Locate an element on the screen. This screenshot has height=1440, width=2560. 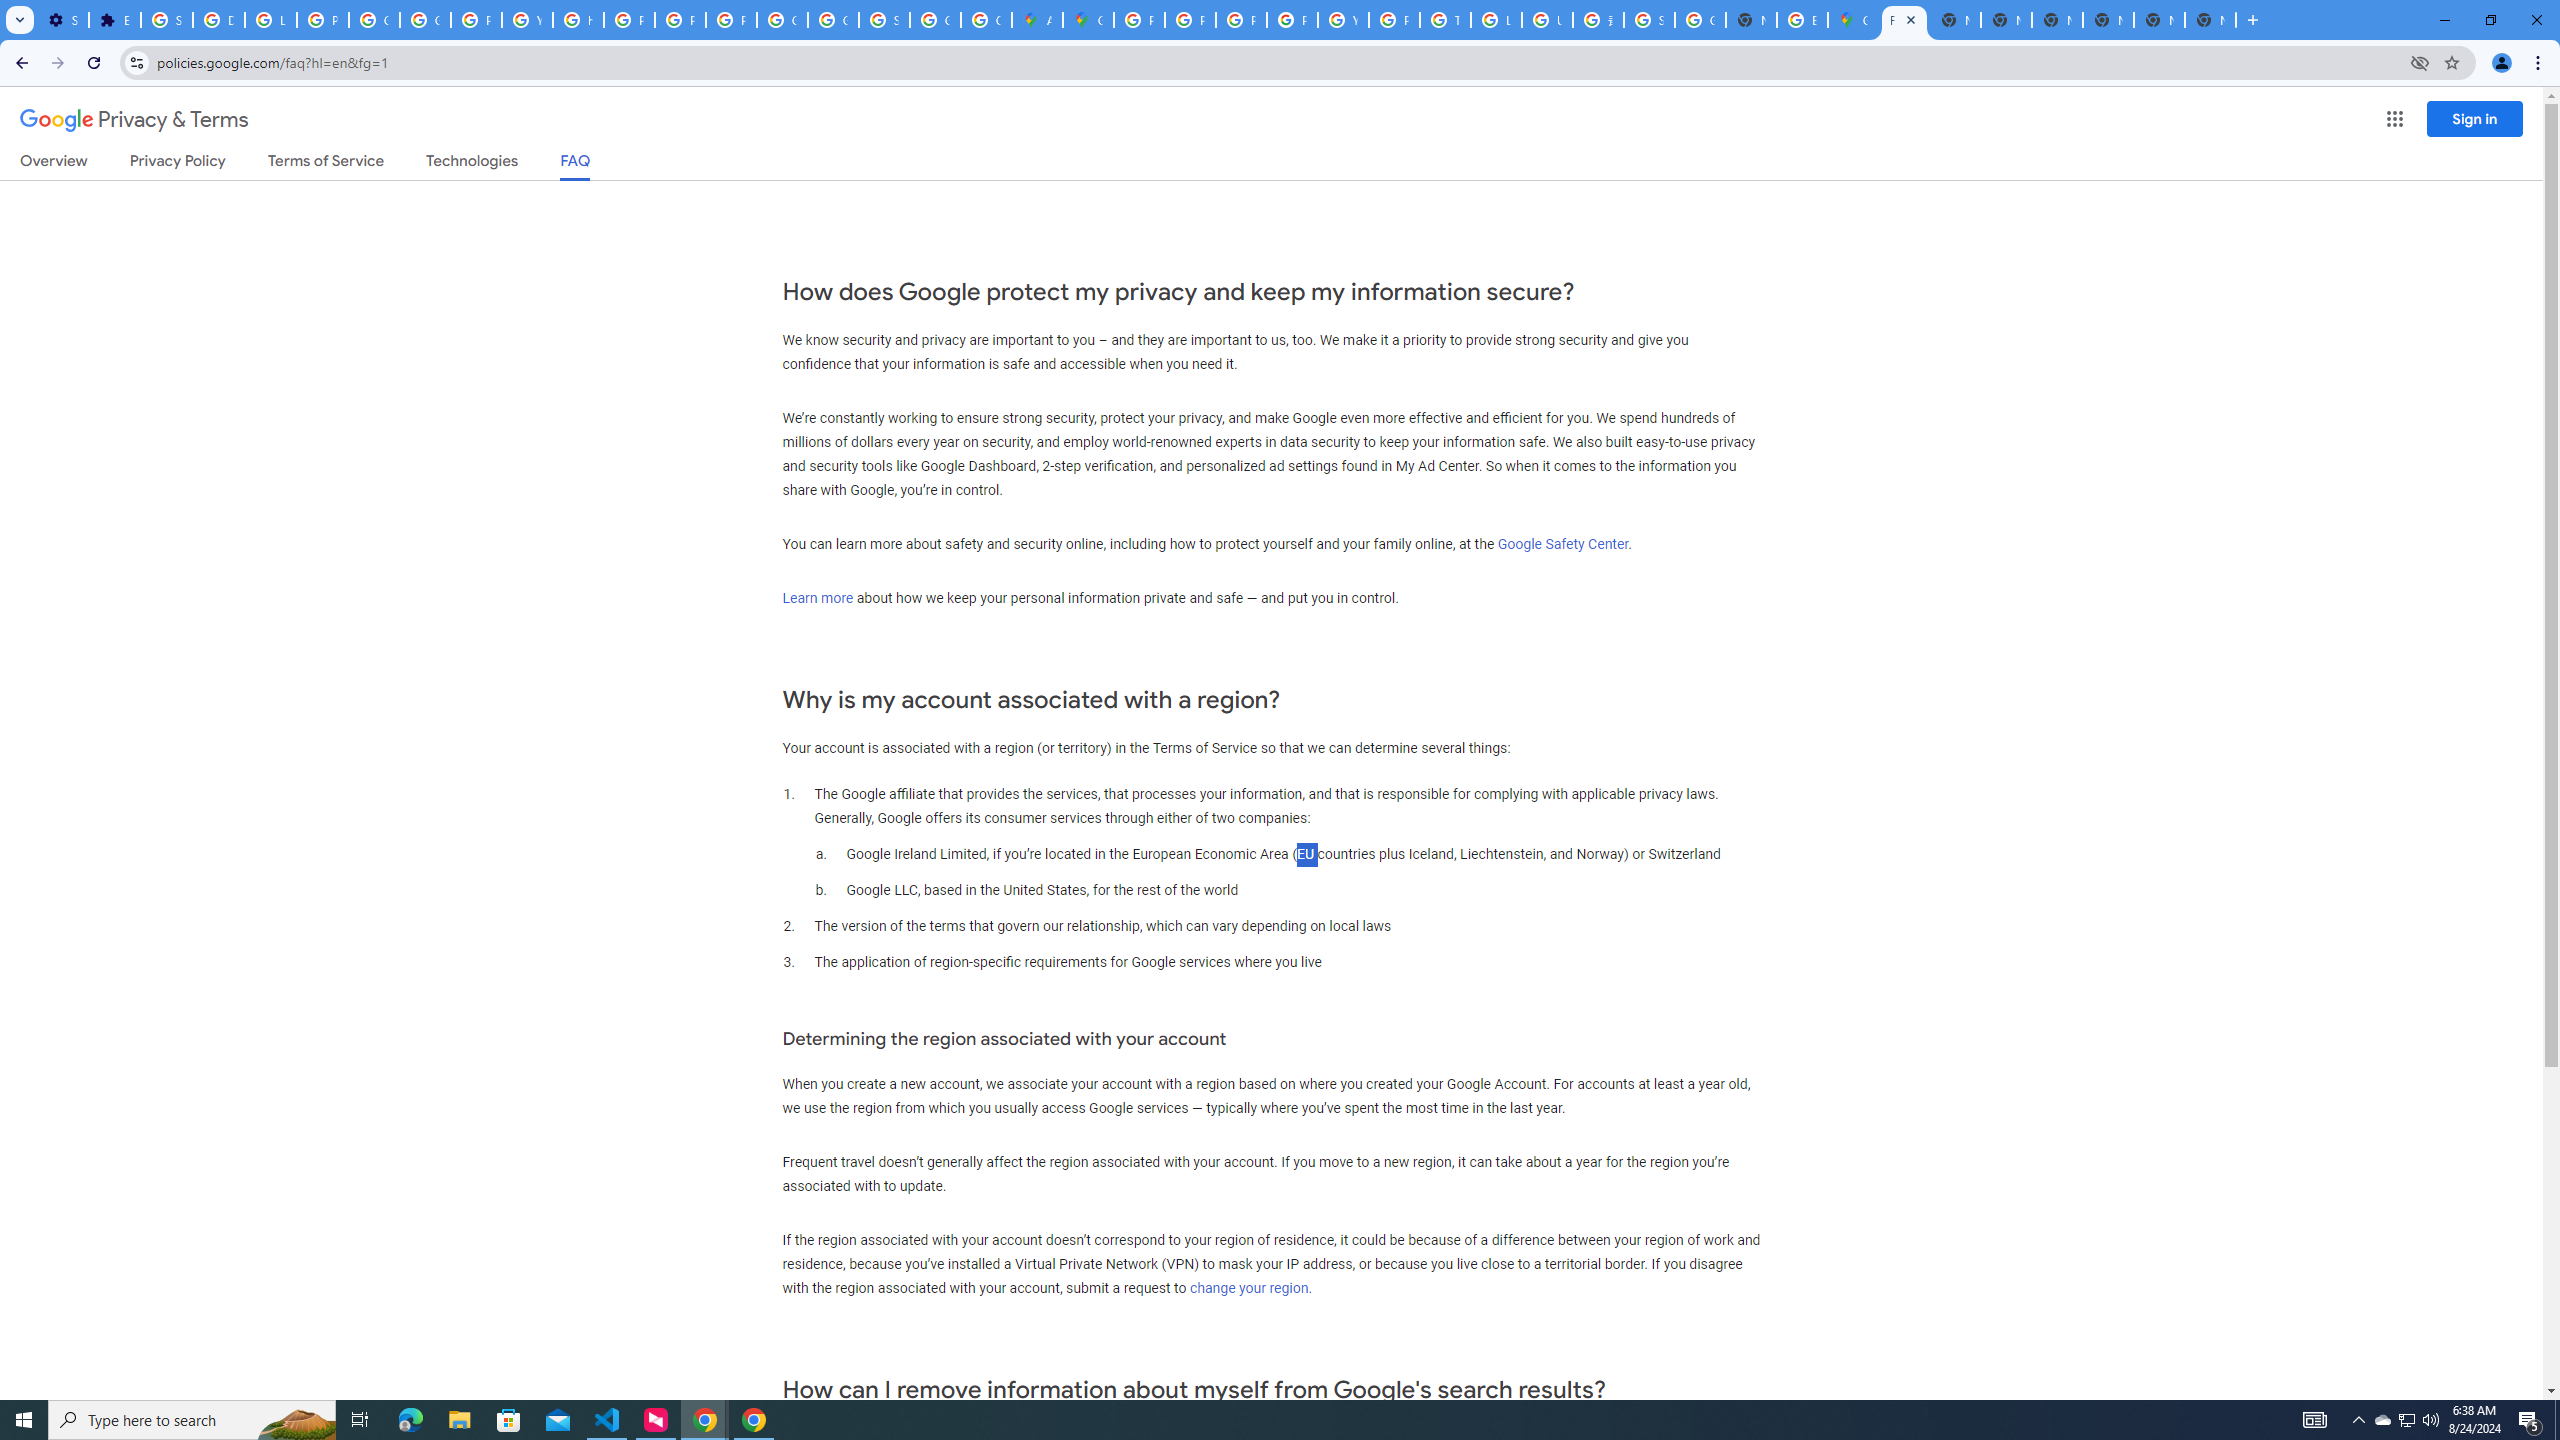
'New Tab' is located at coordinates (2209, 19).